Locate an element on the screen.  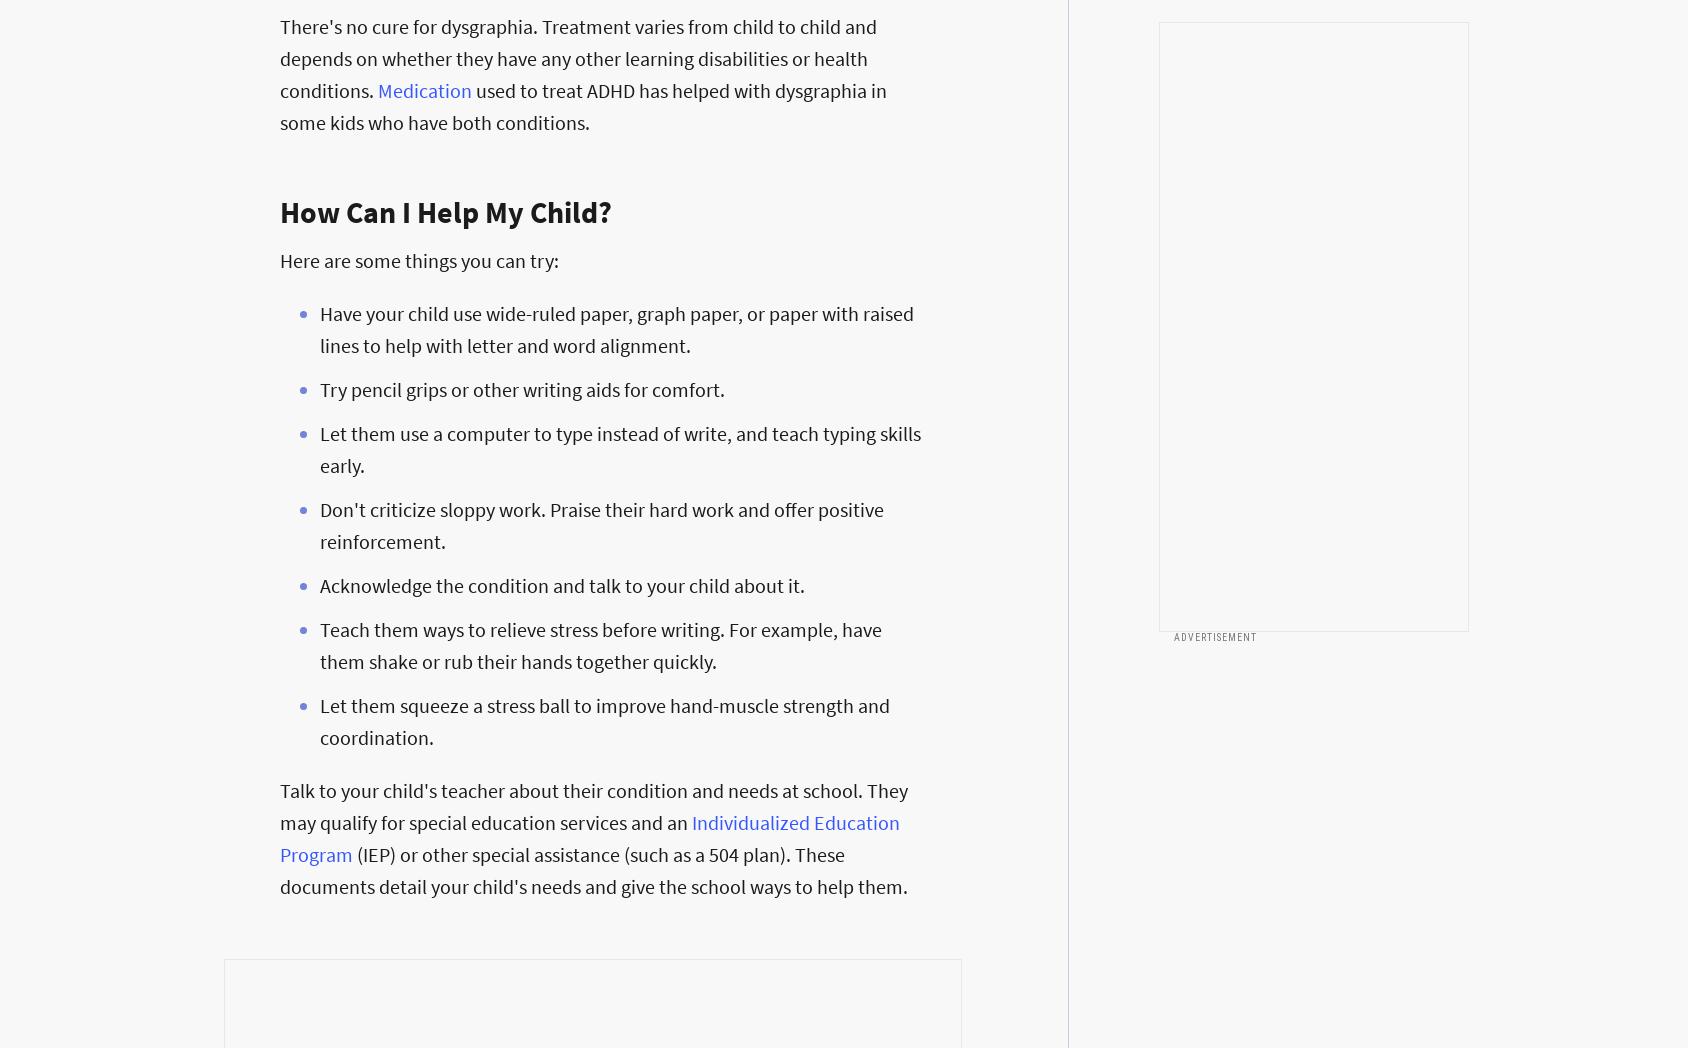
'Have your child use wide-ruled paper, graph paper, or paper with raised lines to help with letter and word alignment.' is located at coordinates (616, 329).